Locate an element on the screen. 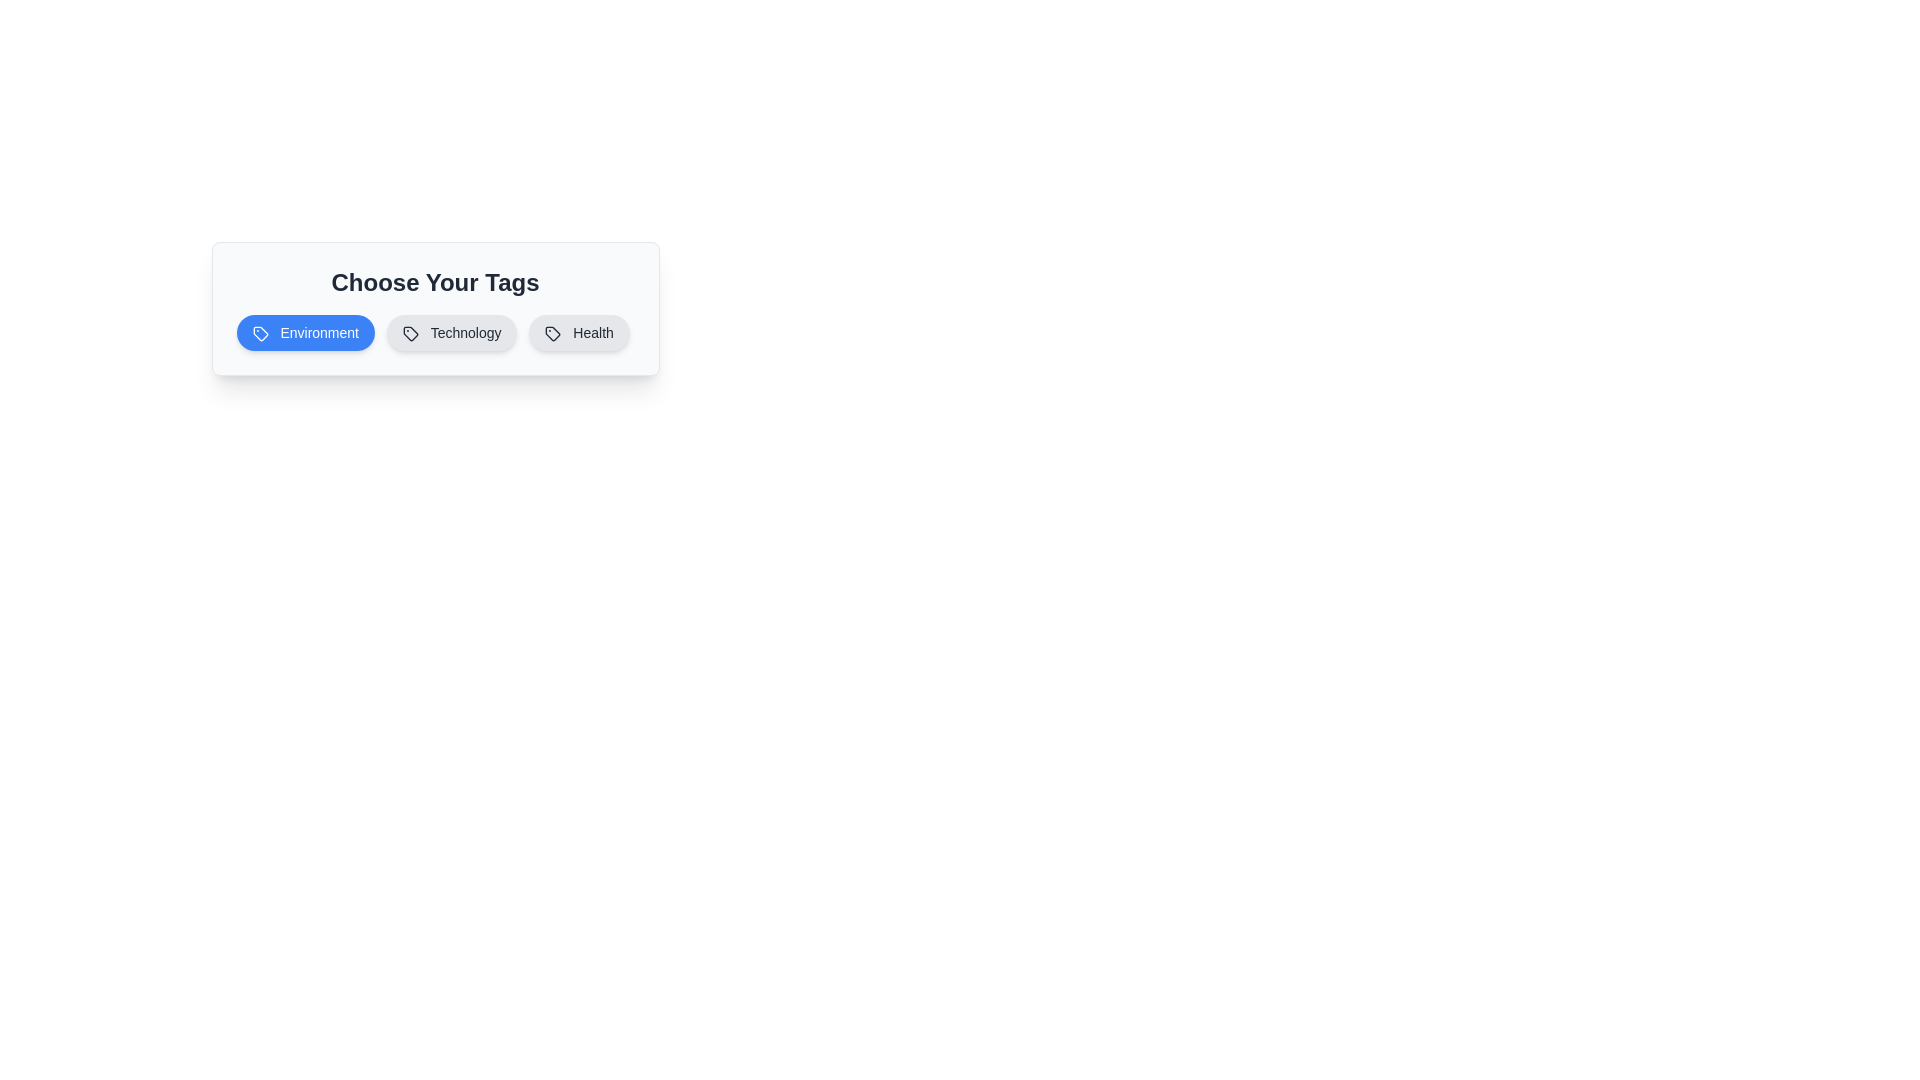 This screenshot has height=1080, width=1920. the tag labeled Health is located at coordinates (578, 331).